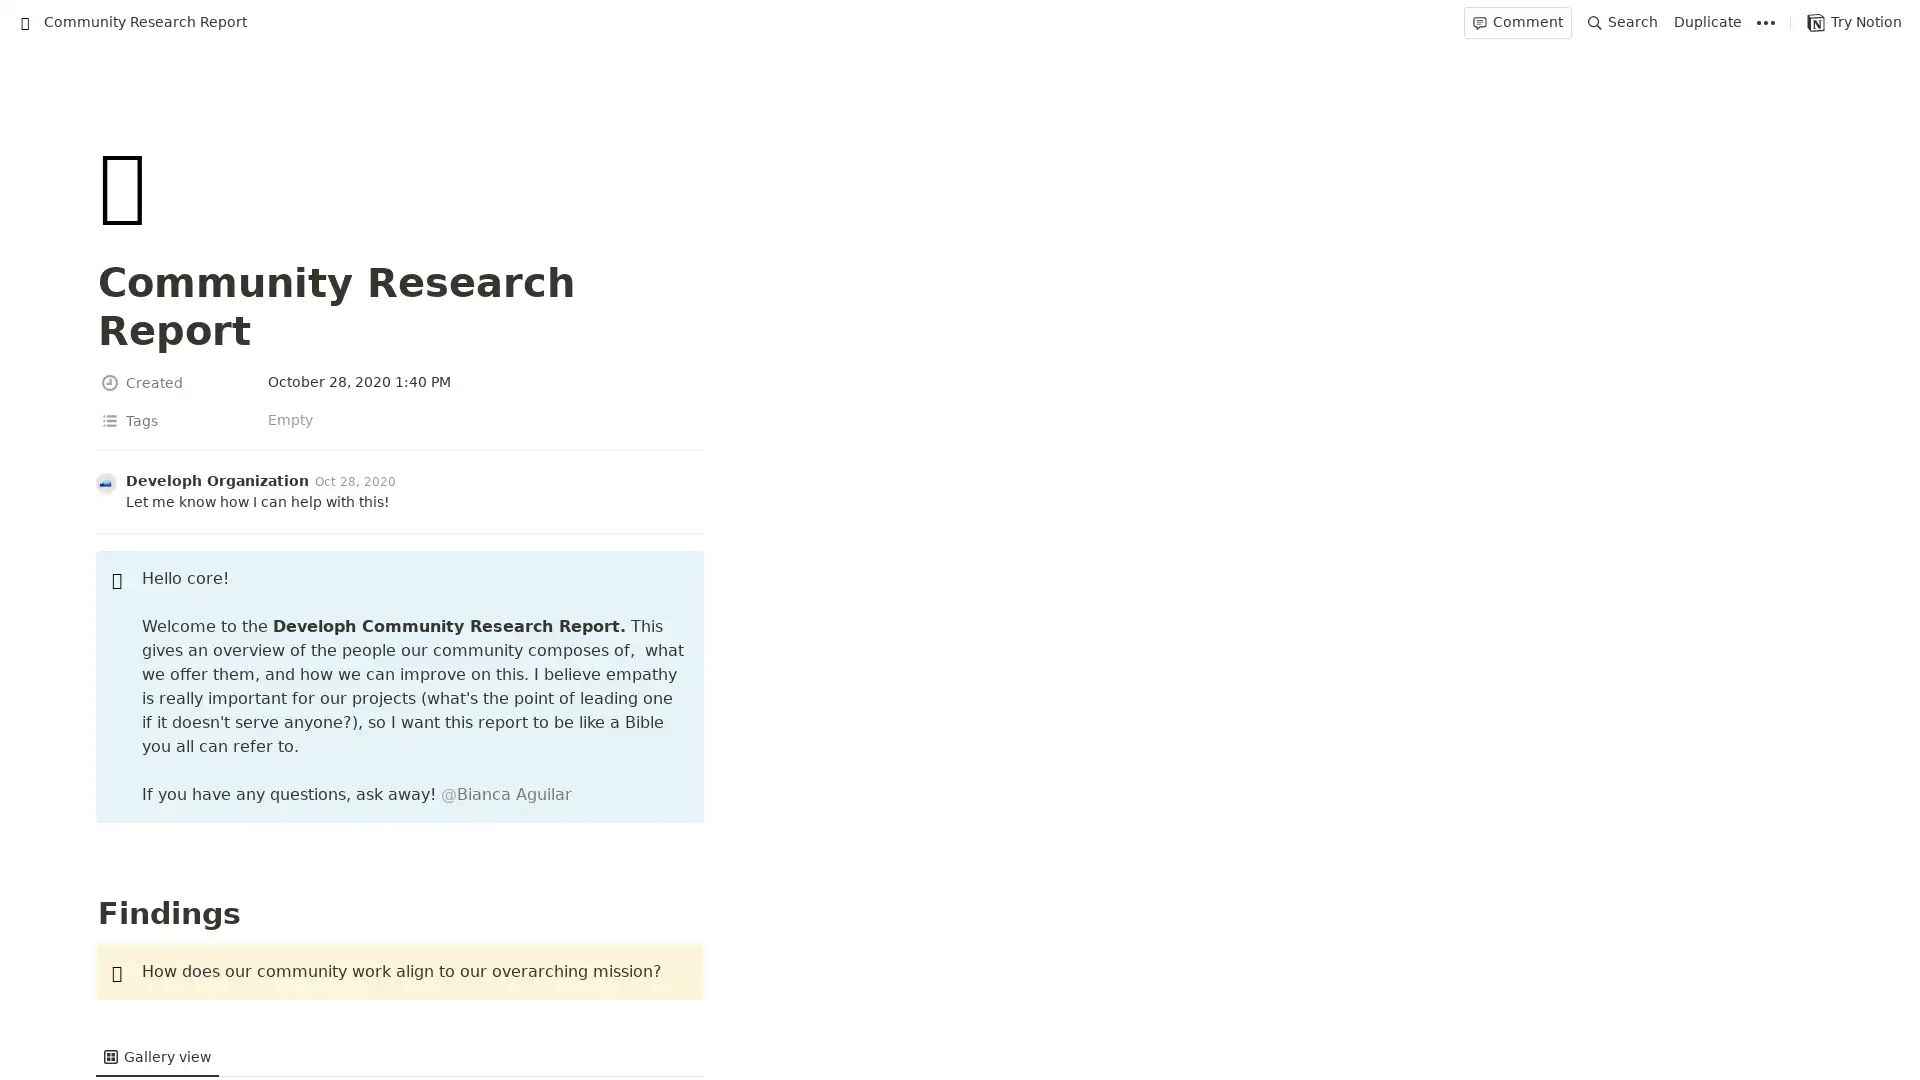 Image resolution: width=1920 pixels, height=1080 pixels. I want to click on Findings, so click(168, 956).